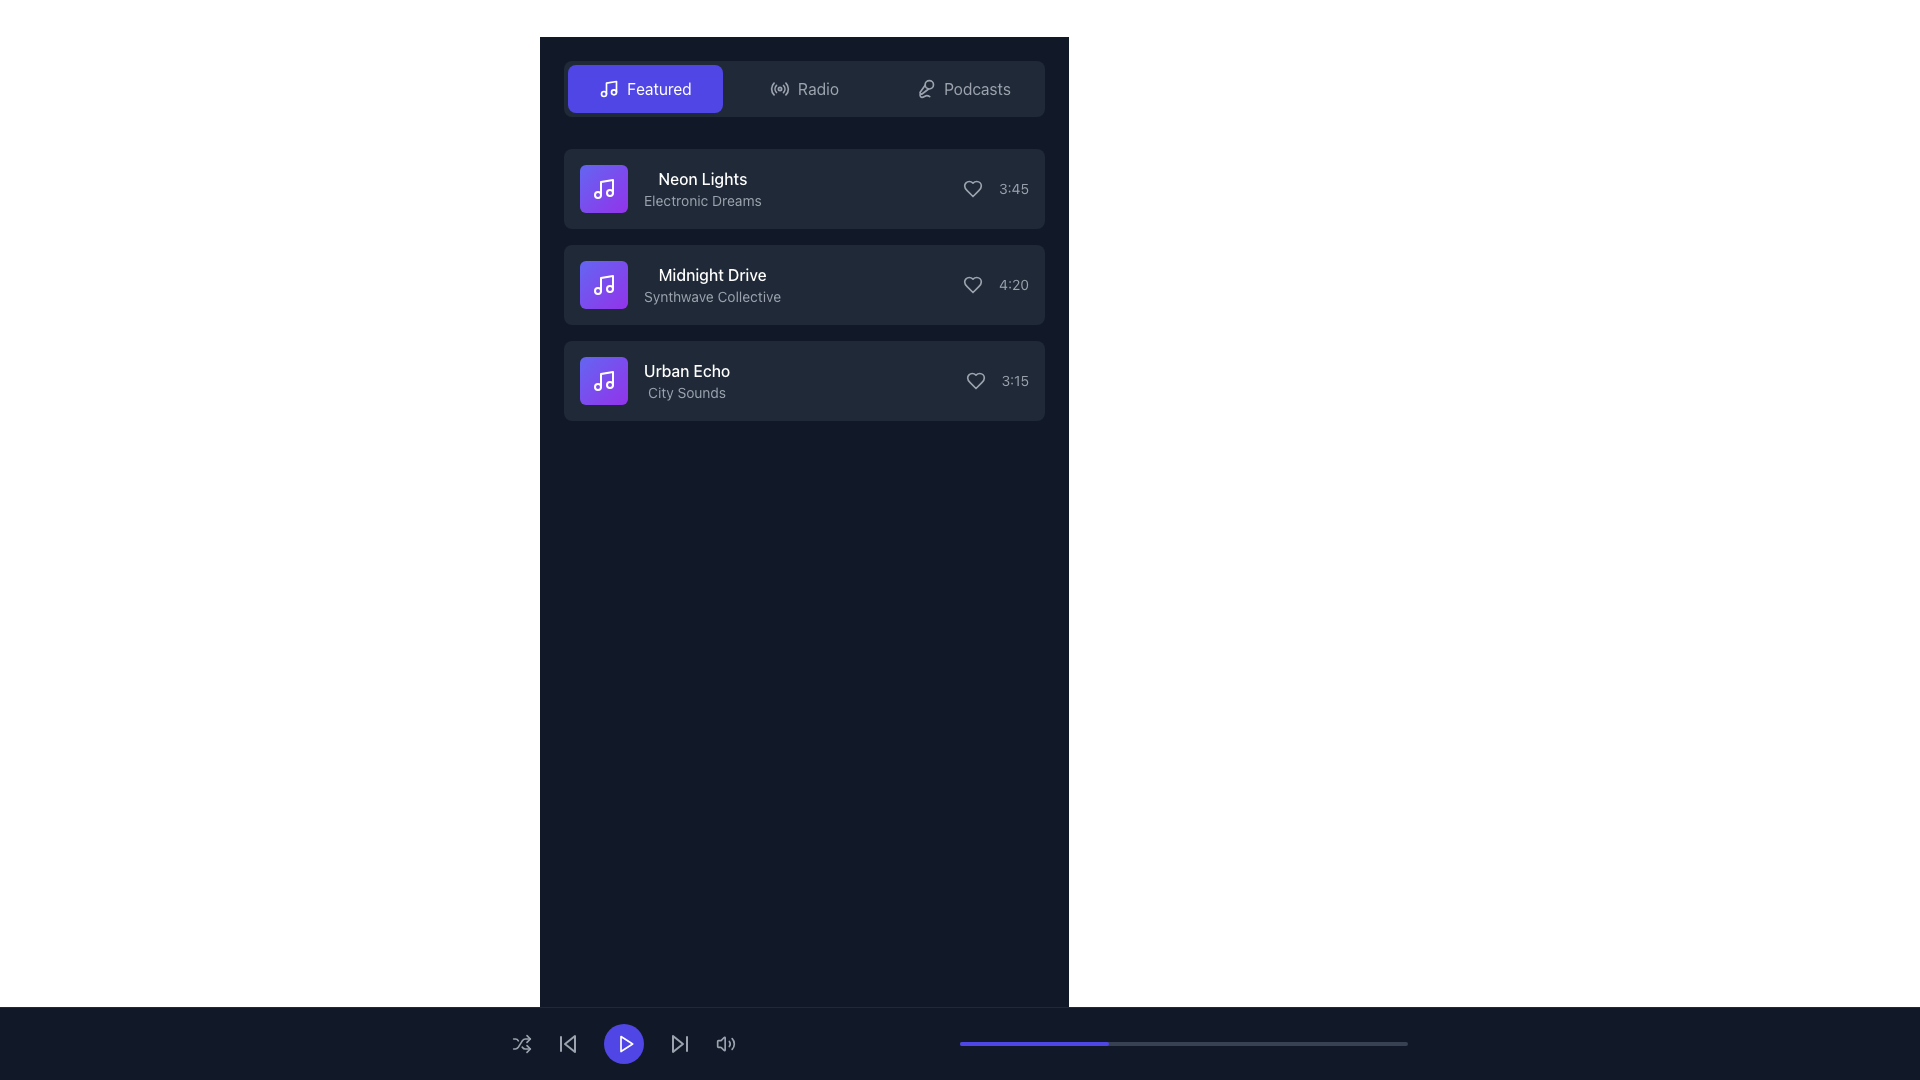  What do you see at coordinates (522, 1043) in the screenshot?
I see `the shuffle button located in the bottom-left corner of the media player interface` at bounding box center [522, 1043].